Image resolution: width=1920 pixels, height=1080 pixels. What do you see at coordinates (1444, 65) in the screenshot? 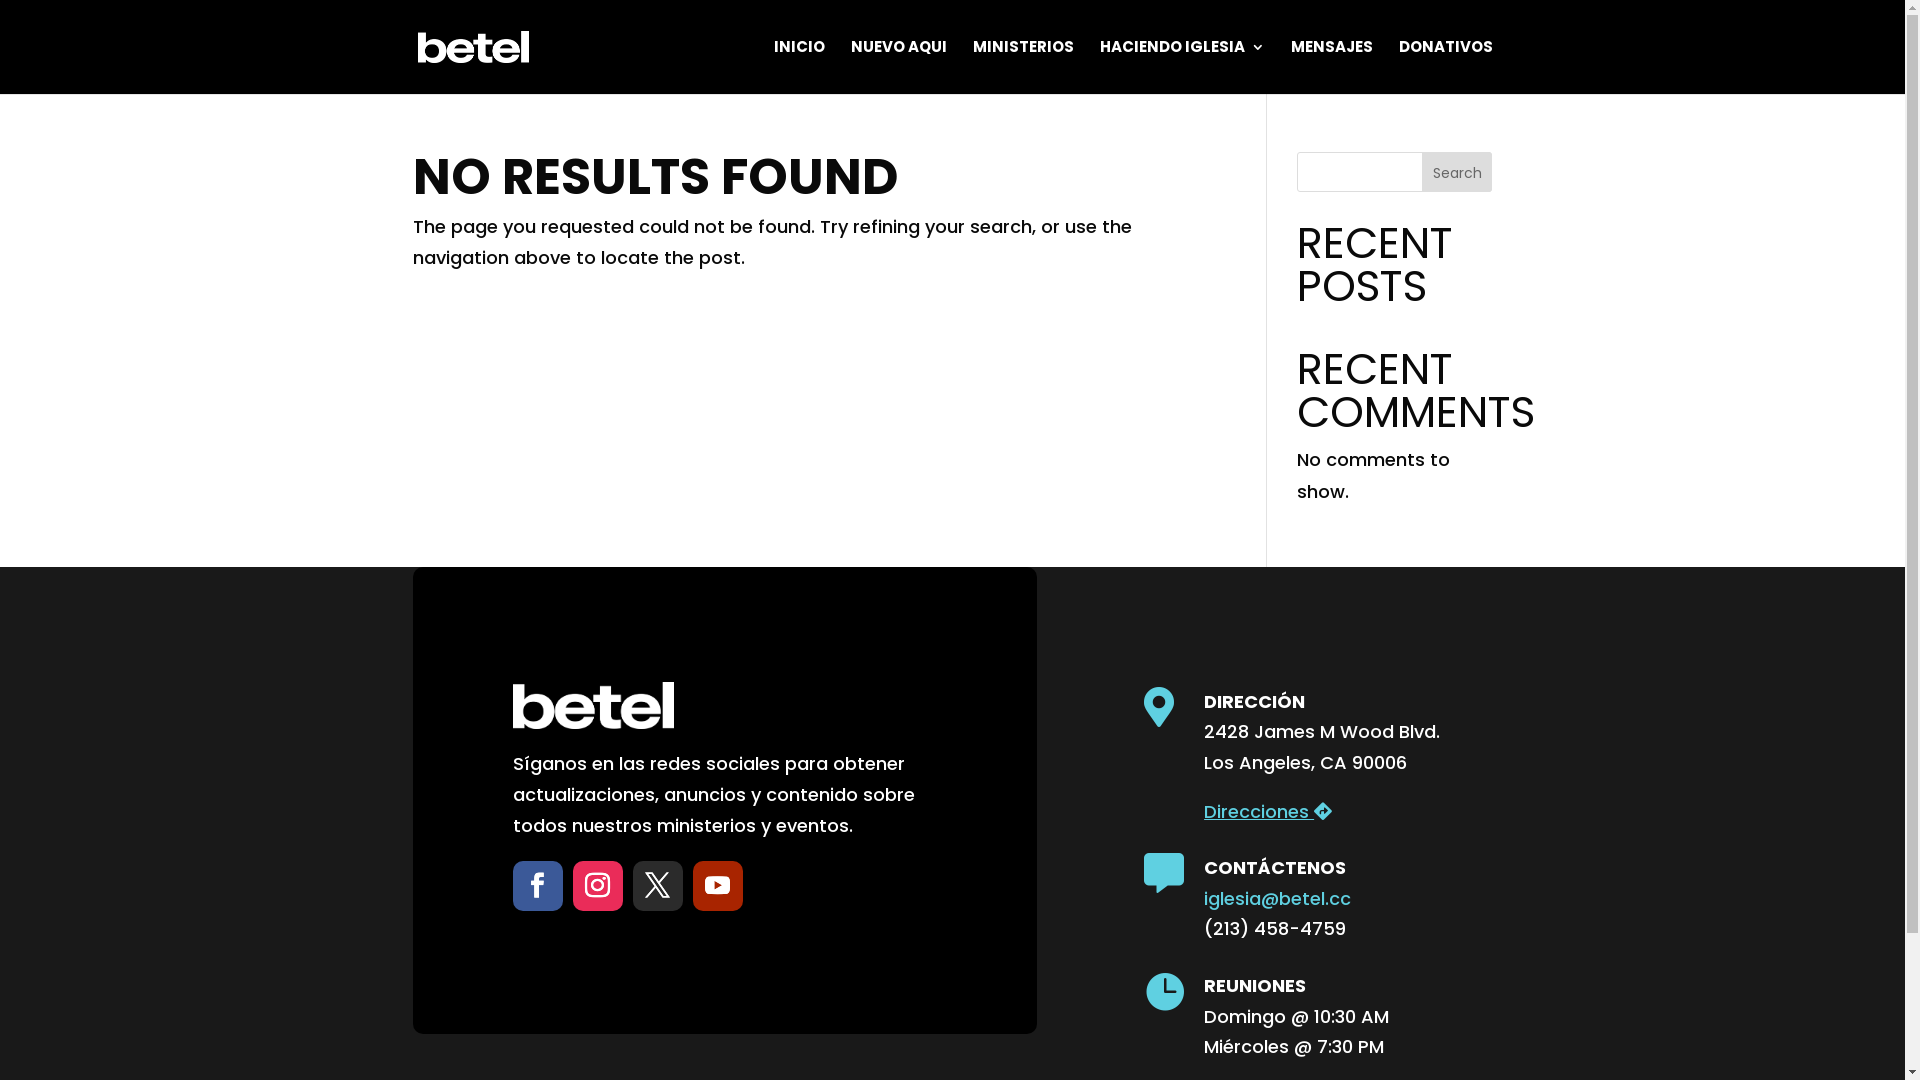
I see `'DONATIVOS'` at bounding box center [1444, 65].